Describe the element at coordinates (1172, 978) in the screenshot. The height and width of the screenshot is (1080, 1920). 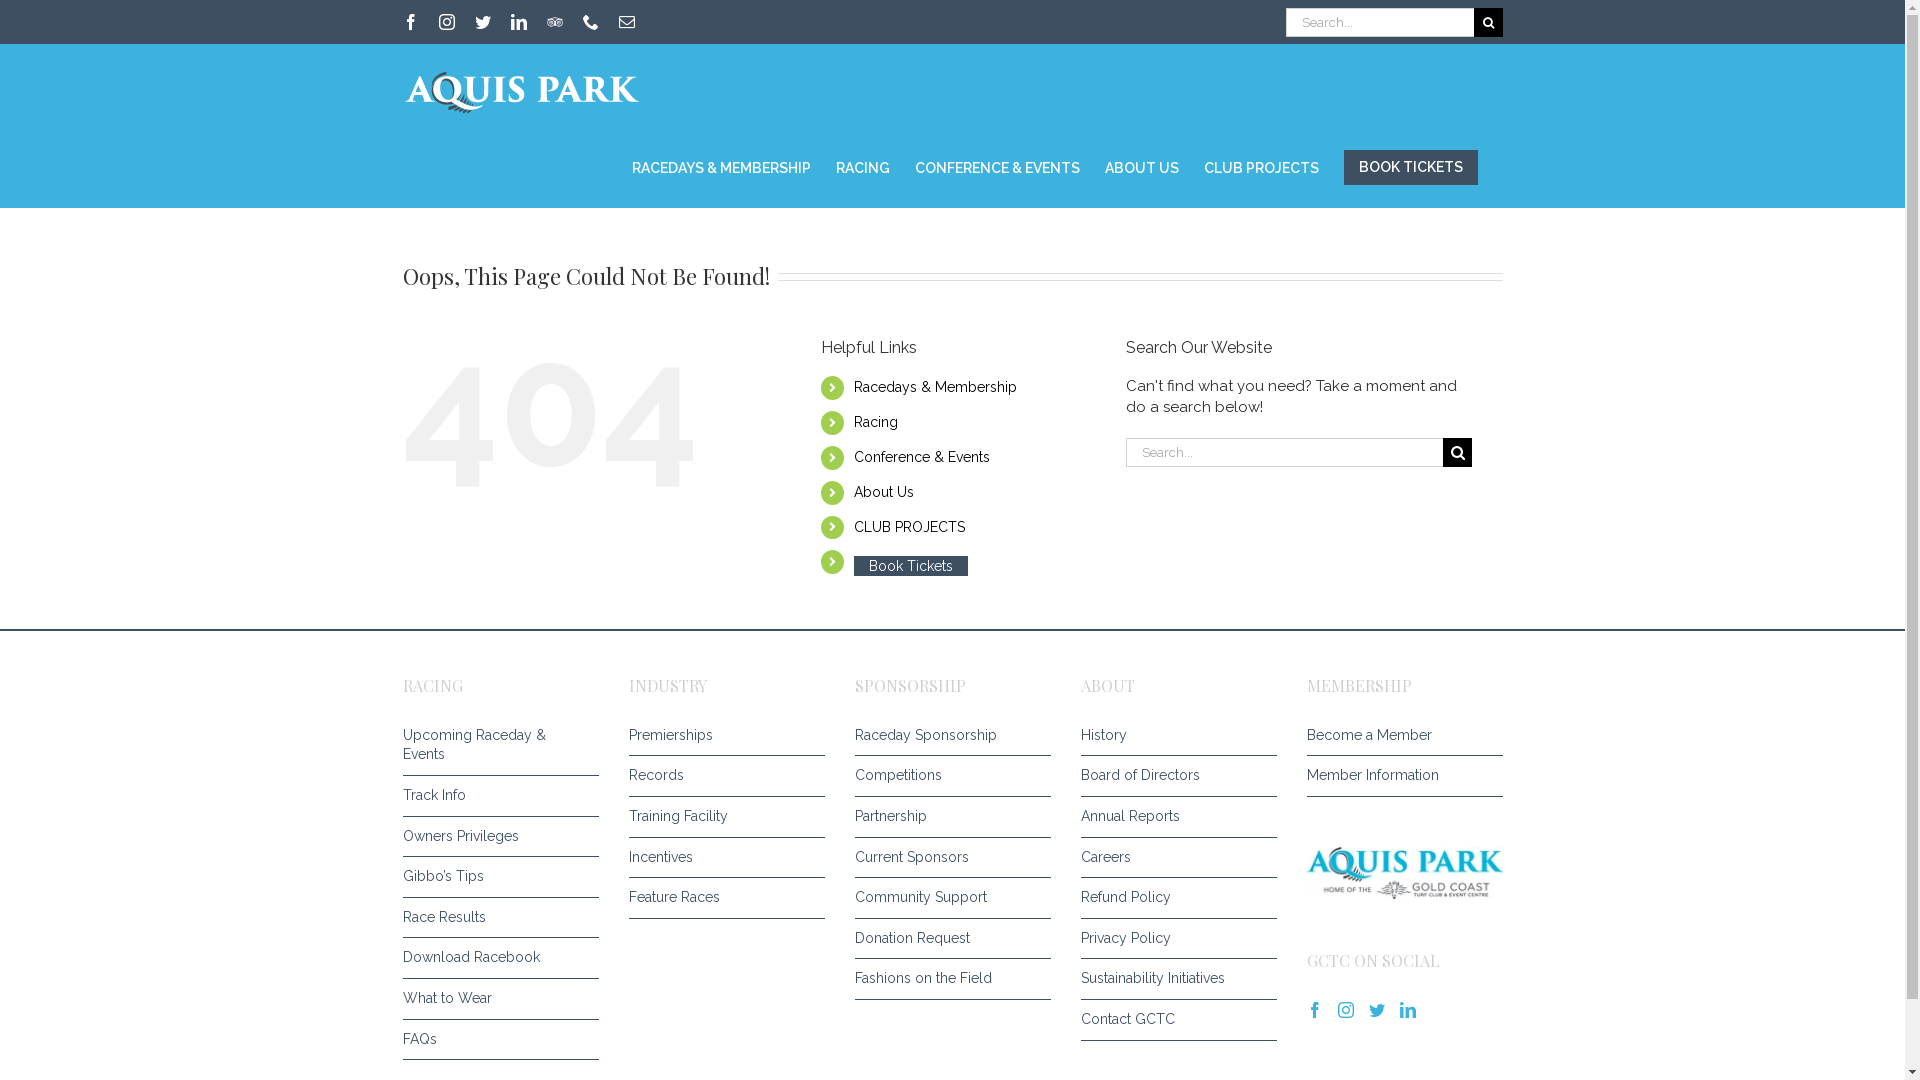
I see `'Sustainability Initiatives'` at that location.